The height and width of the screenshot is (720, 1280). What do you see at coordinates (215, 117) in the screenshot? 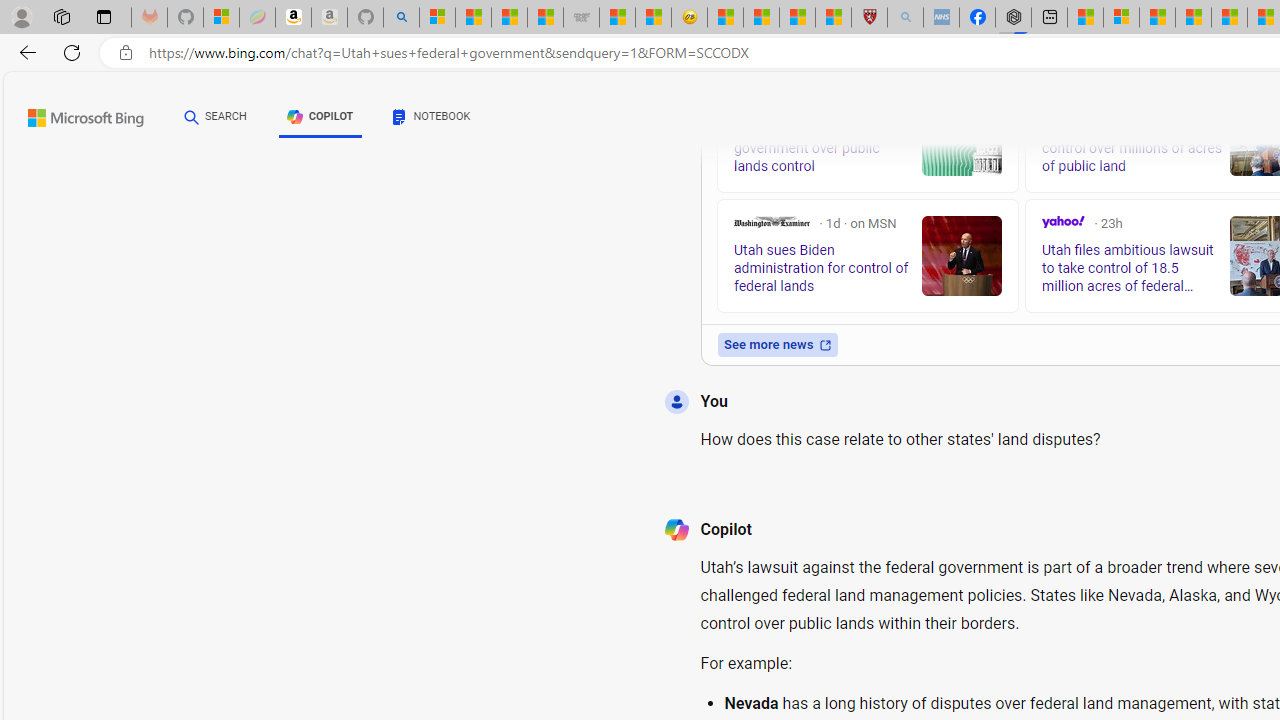
I see `'SEARCH'` at bounding box center [215, 117].